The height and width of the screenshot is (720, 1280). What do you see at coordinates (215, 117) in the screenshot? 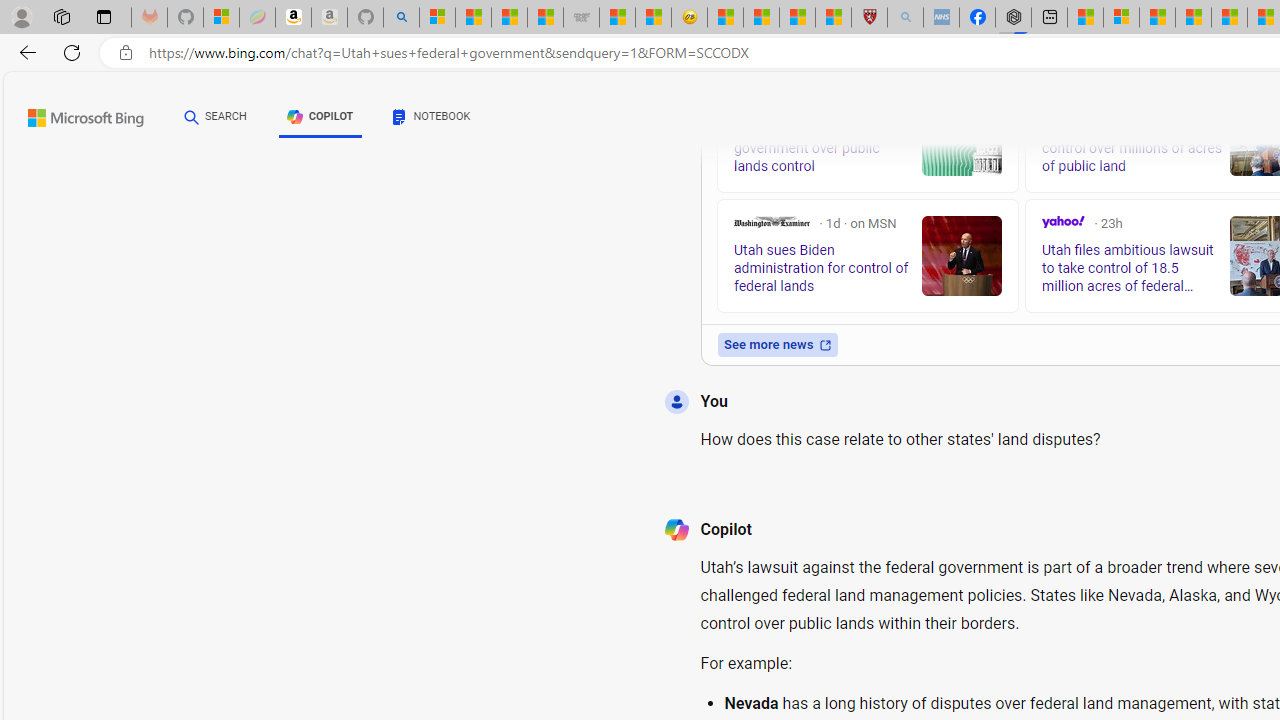
I see `'SEARCH'` at bounding box center [215, 117].